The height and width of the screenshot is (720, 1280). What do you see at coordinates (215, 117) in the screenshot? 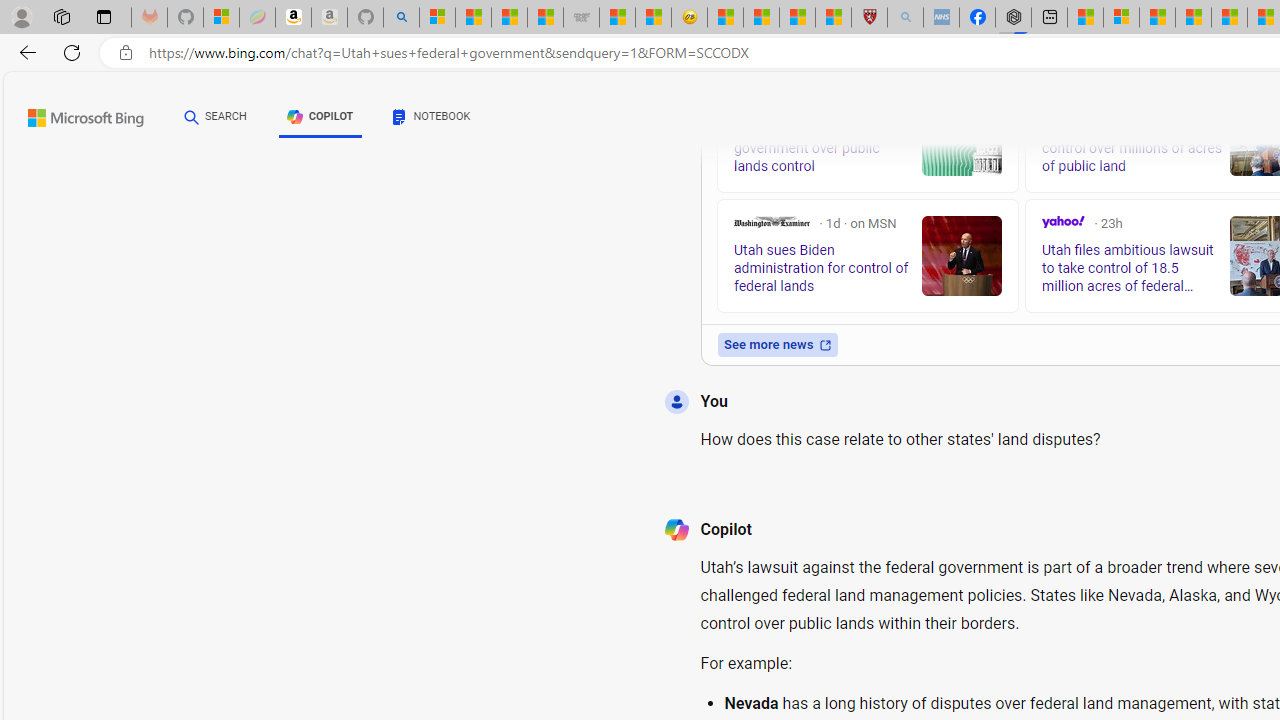
I see `'SEARCH'` at bounding box center [215, 117].